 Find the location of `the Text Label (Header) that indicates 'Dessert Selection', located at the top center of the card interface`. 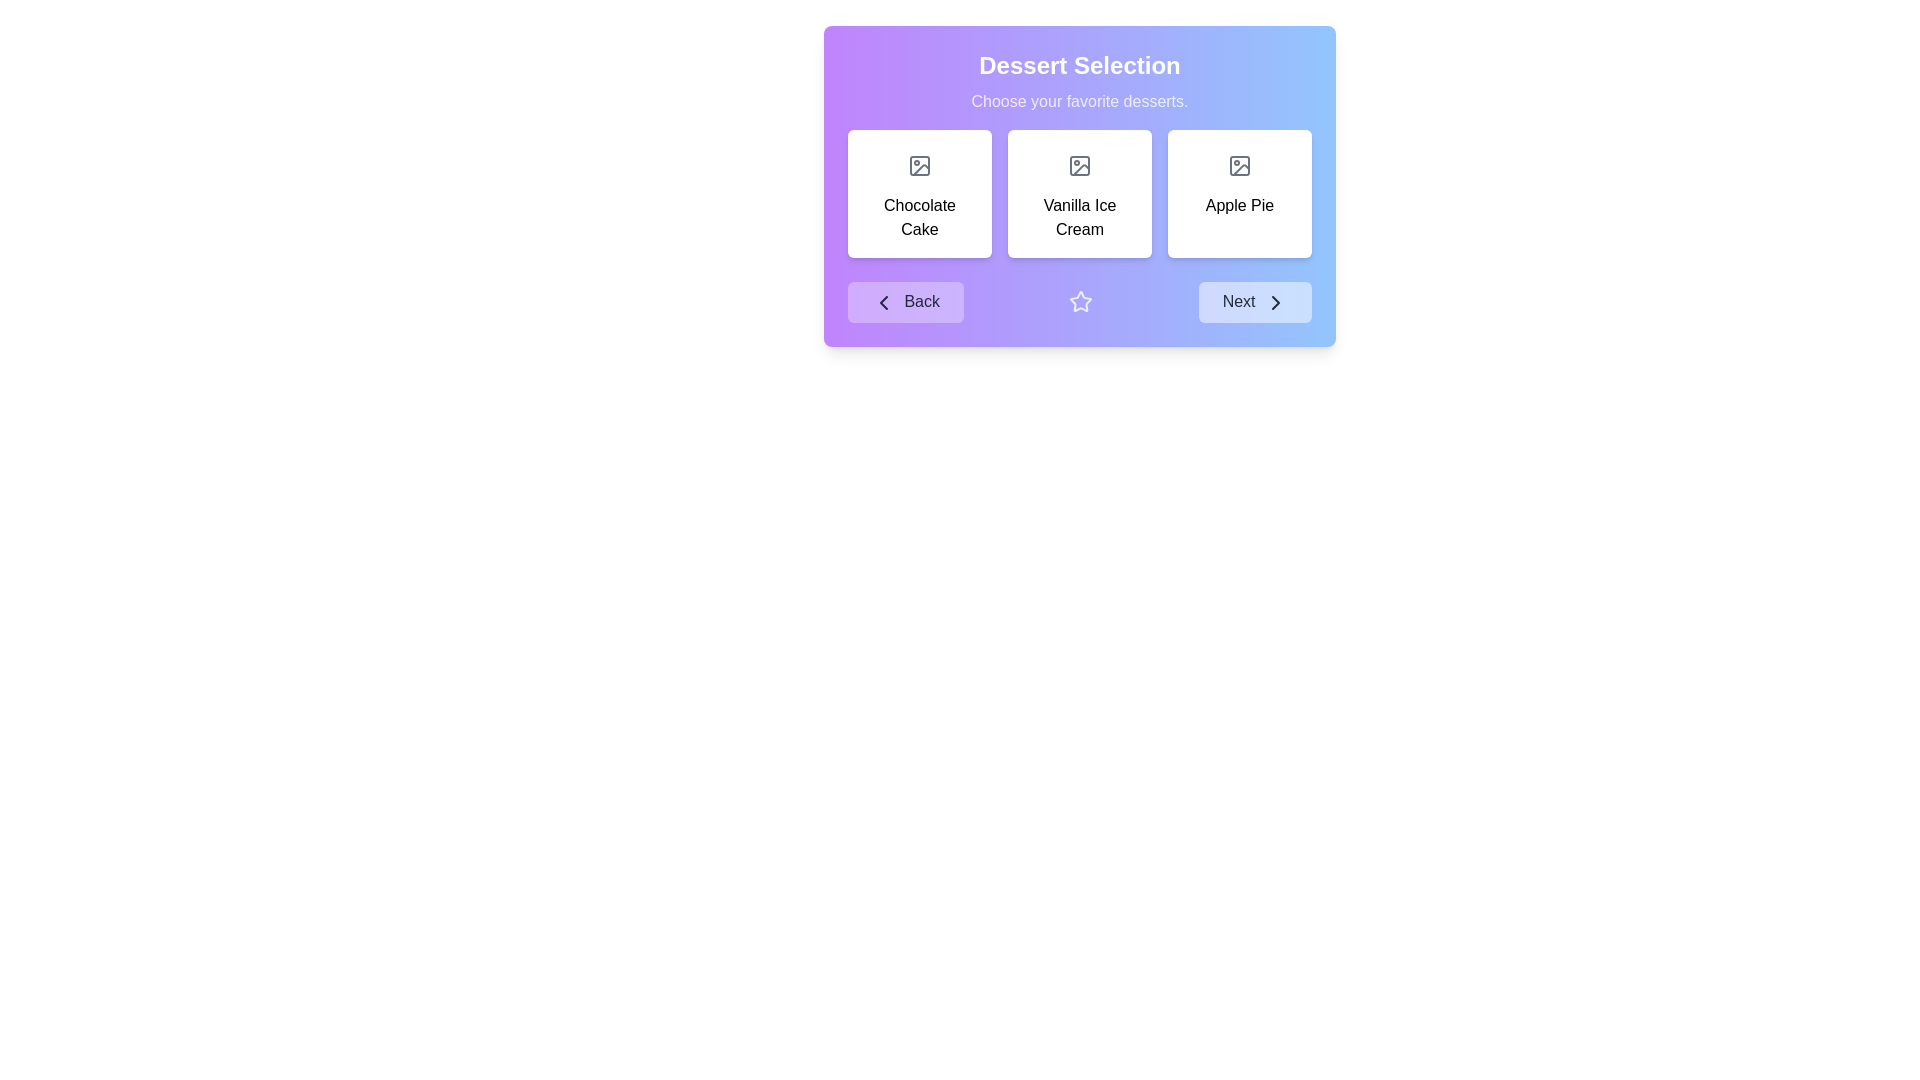

the Text Label (Header) that indicates 'Dessert Selection', located at the top center of the card interface is located at coordinates (1079, 64).